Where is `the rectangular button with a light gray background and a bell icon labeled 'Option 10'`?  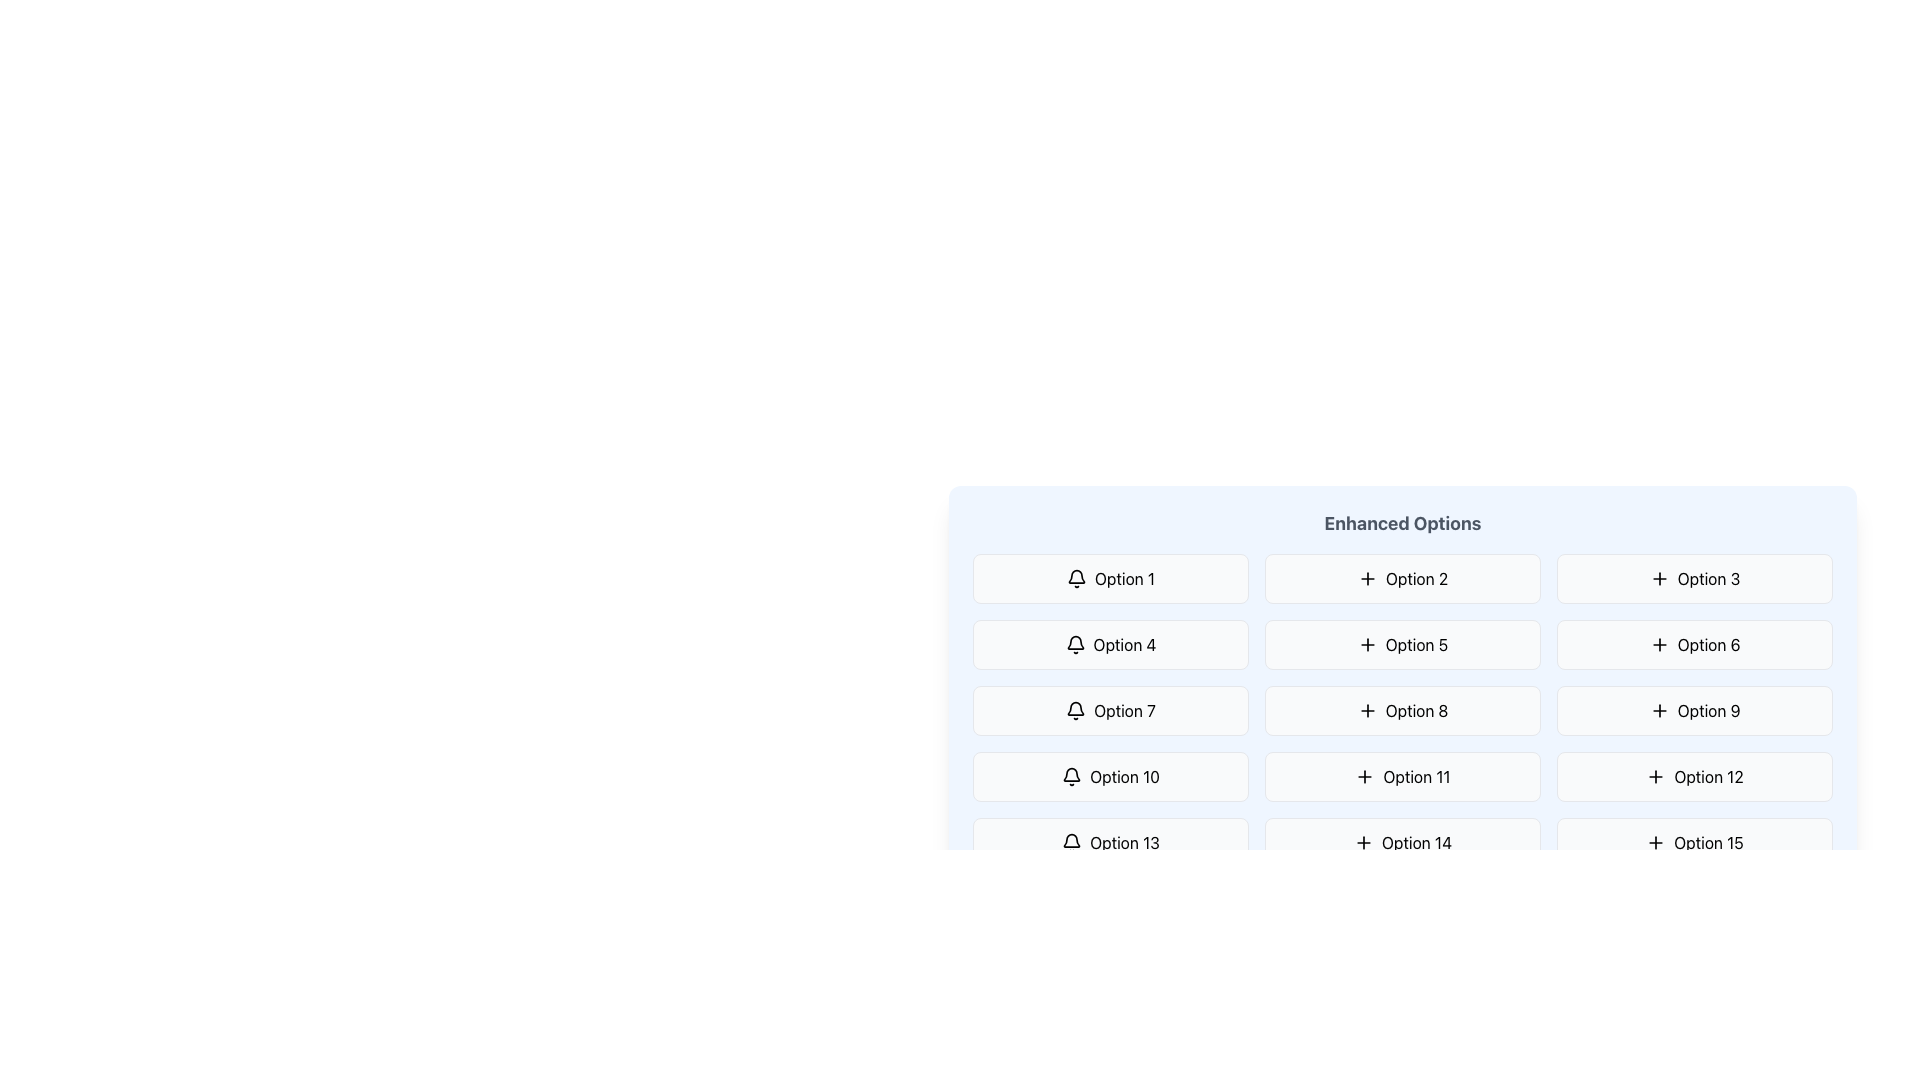 the rectangular button with a light gray background and a bell icon labeled 'Option 10' is located at coordinates (1109, 775).